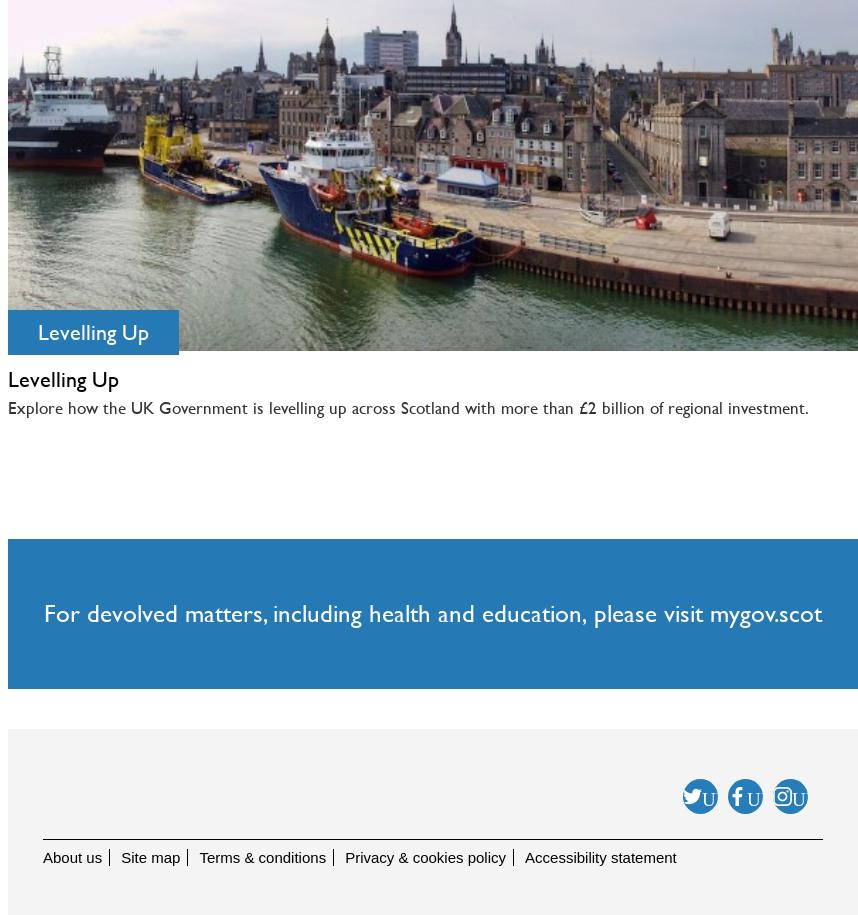 This screenshot has width=858, height=915. I want to click on 'Explore how the UK Government is levelling up across Scotland with more than £2 billion of regional investment.', so click(407, 407).